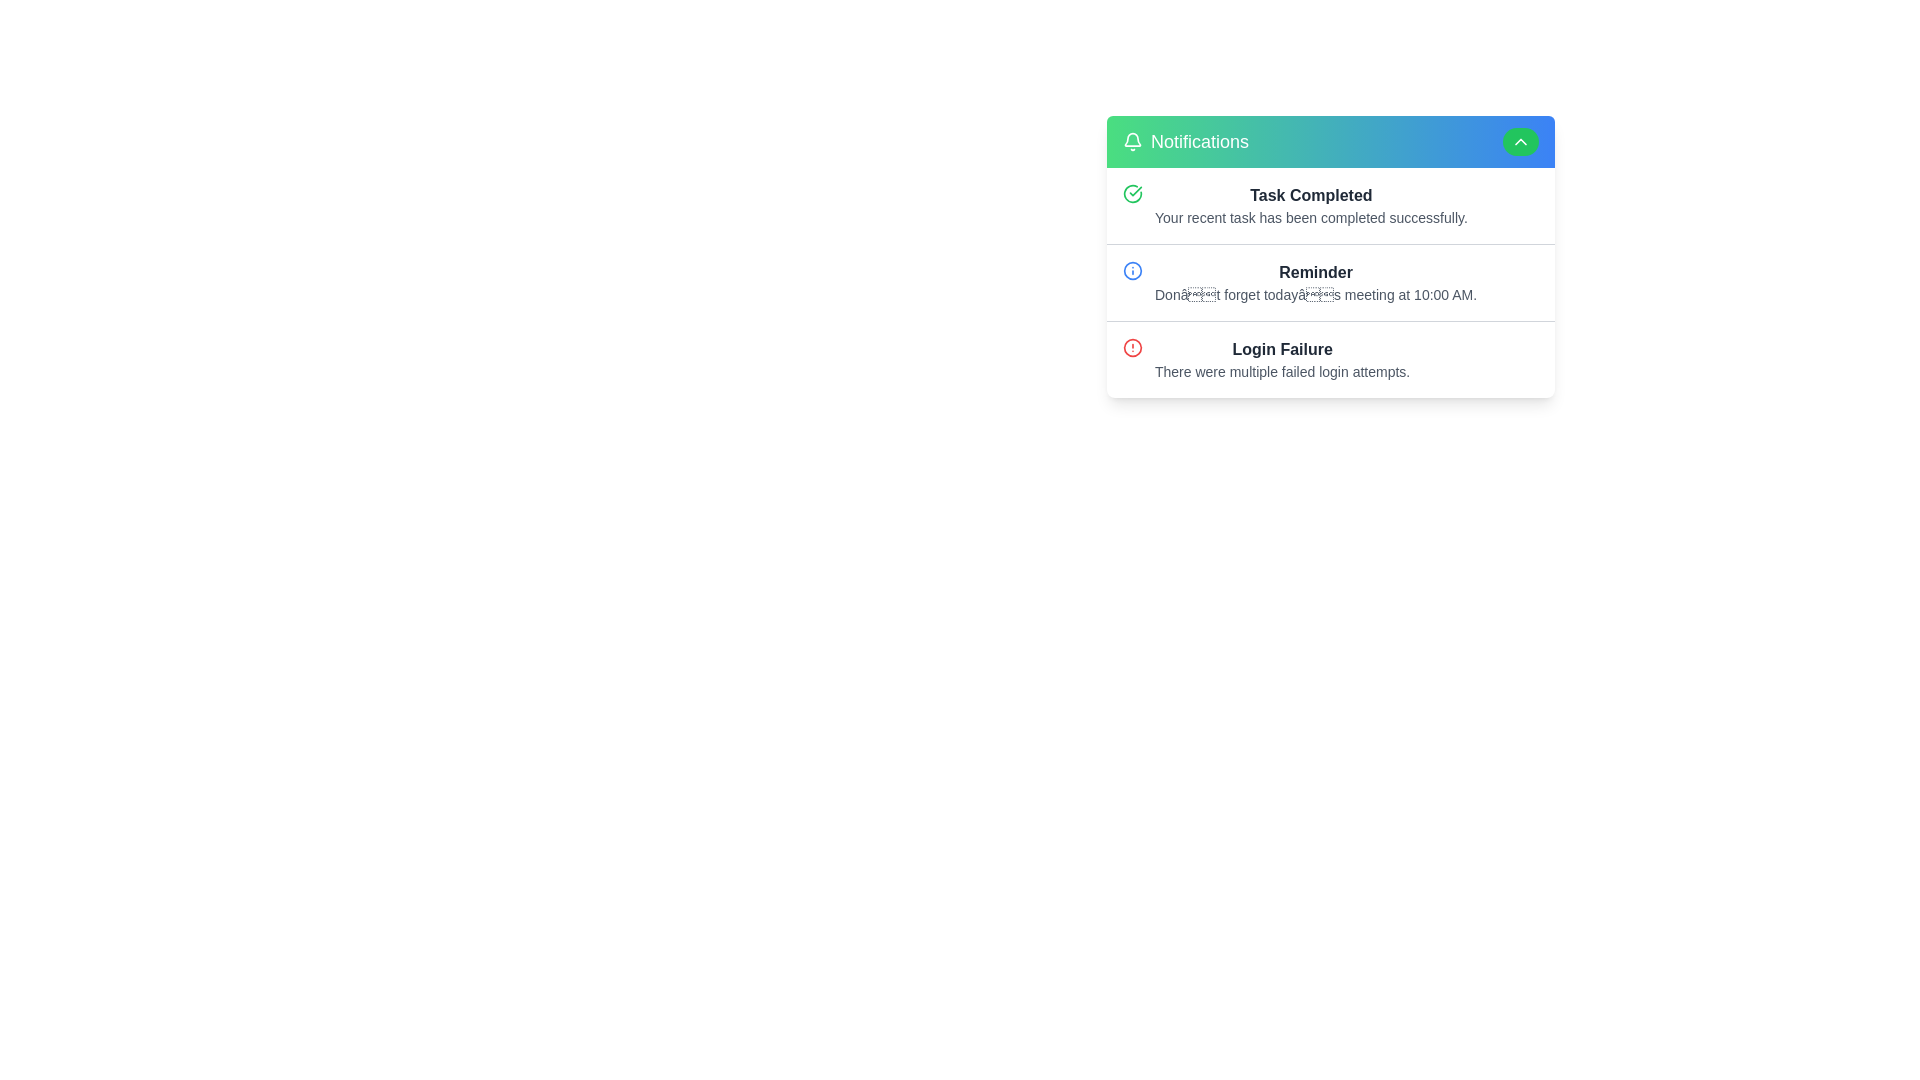 Image resolution: width=1920 pixels, height=1080 pixels. What do you see at coordinates (1330, 205) in the screenshot?
I see `the first notification card in the notifications list which appears below the header 'Notifications' and above the 'Reminder' notification` at bounding box center [1330, 205].